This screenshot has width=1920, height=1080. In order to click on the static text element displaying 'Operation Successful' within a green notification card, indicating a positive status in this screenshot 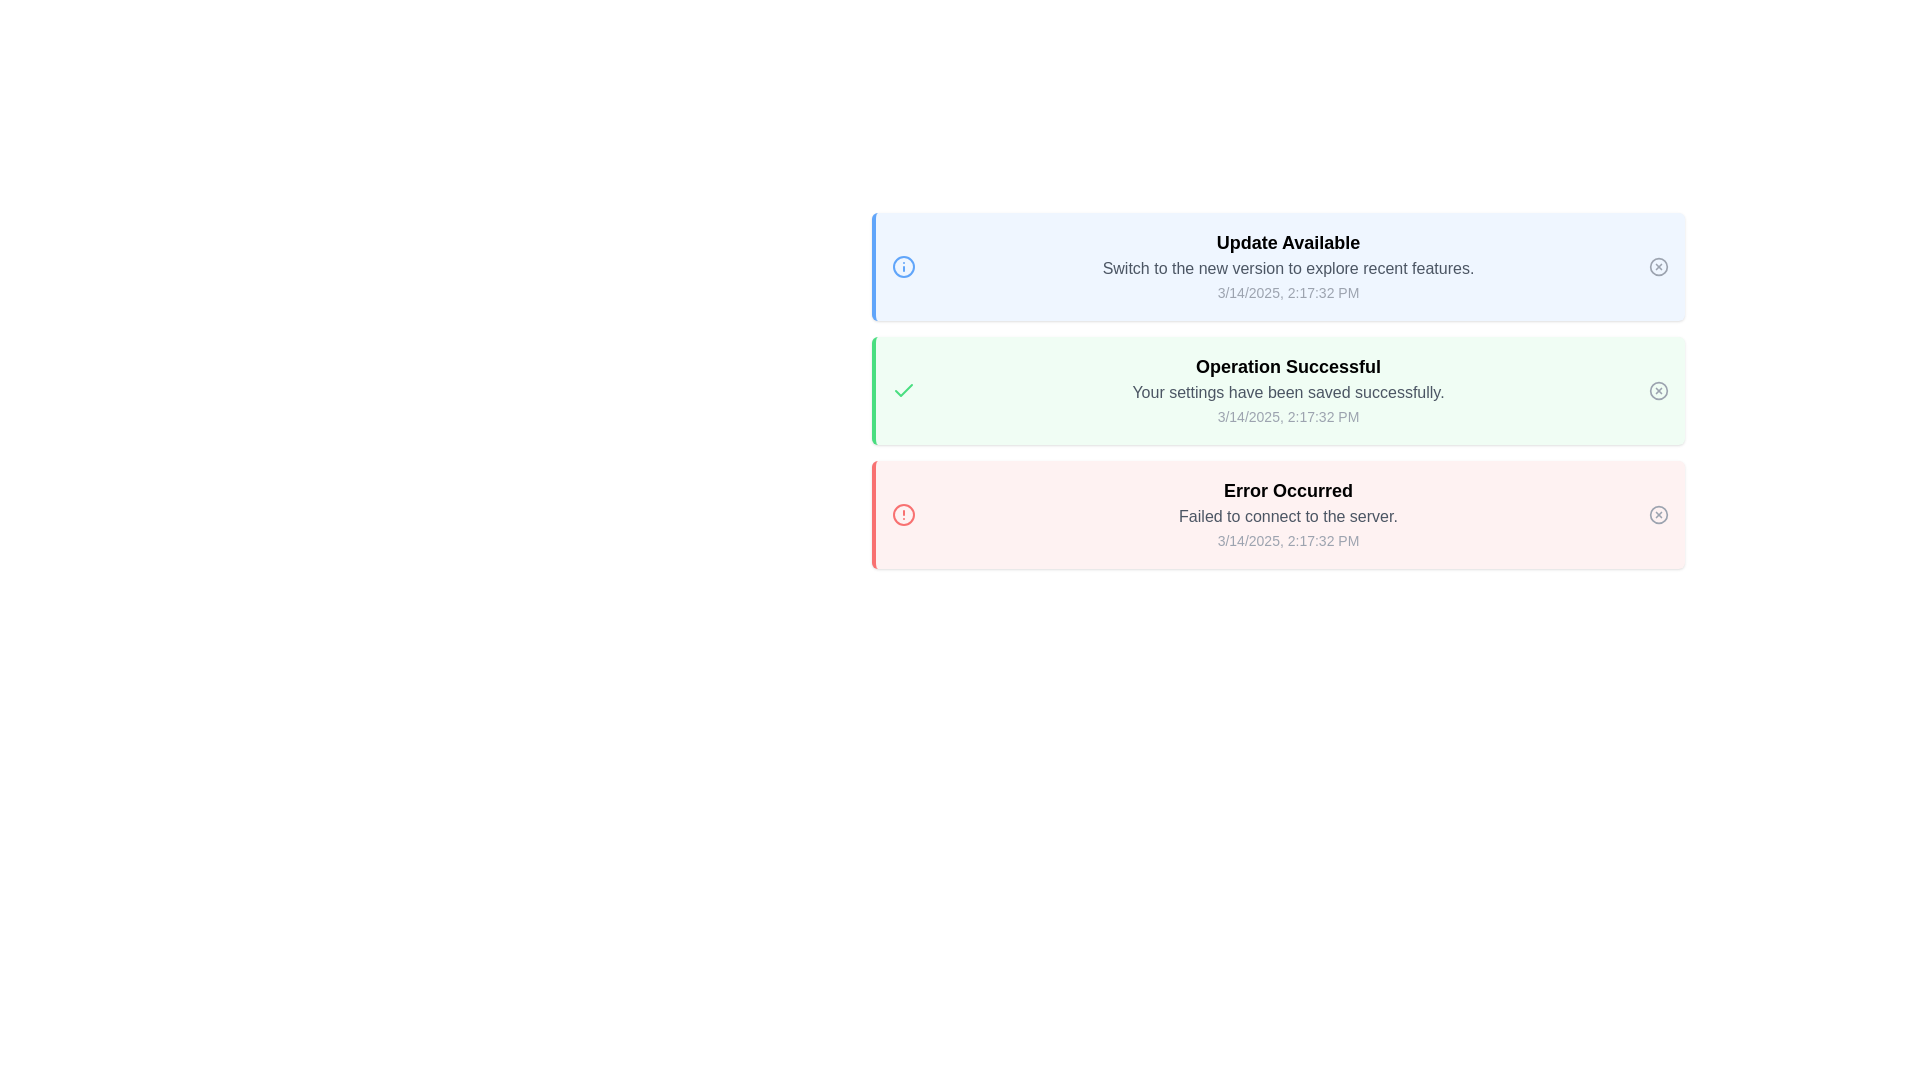, I will do `click(1288, 366)`.